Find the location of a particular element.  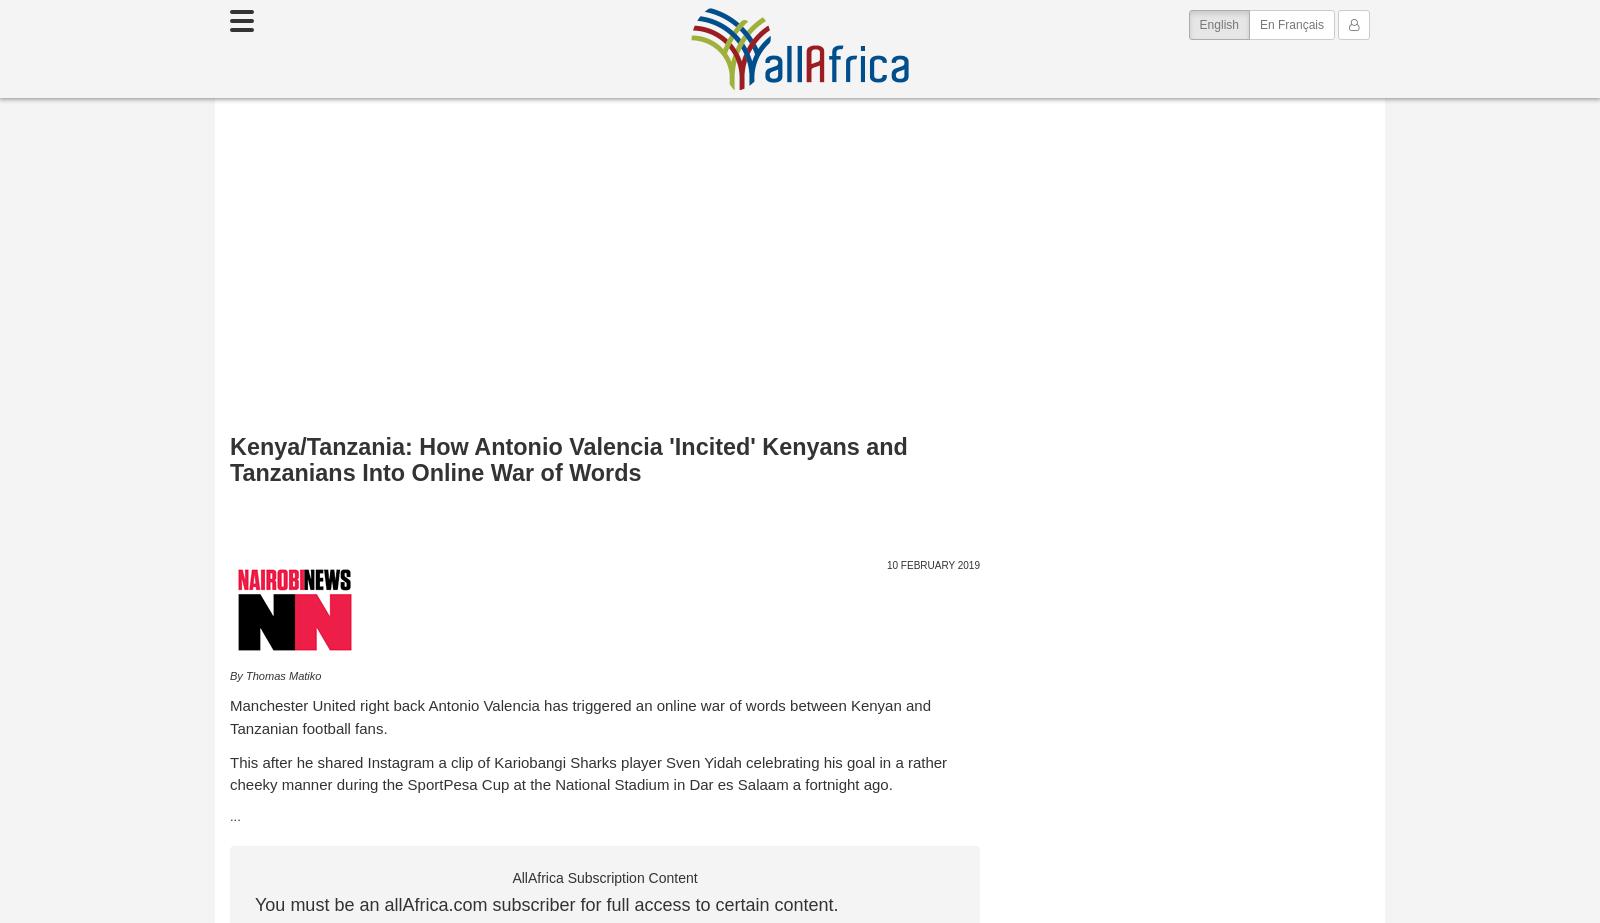

'English' is located at coordinates (1217, 25).